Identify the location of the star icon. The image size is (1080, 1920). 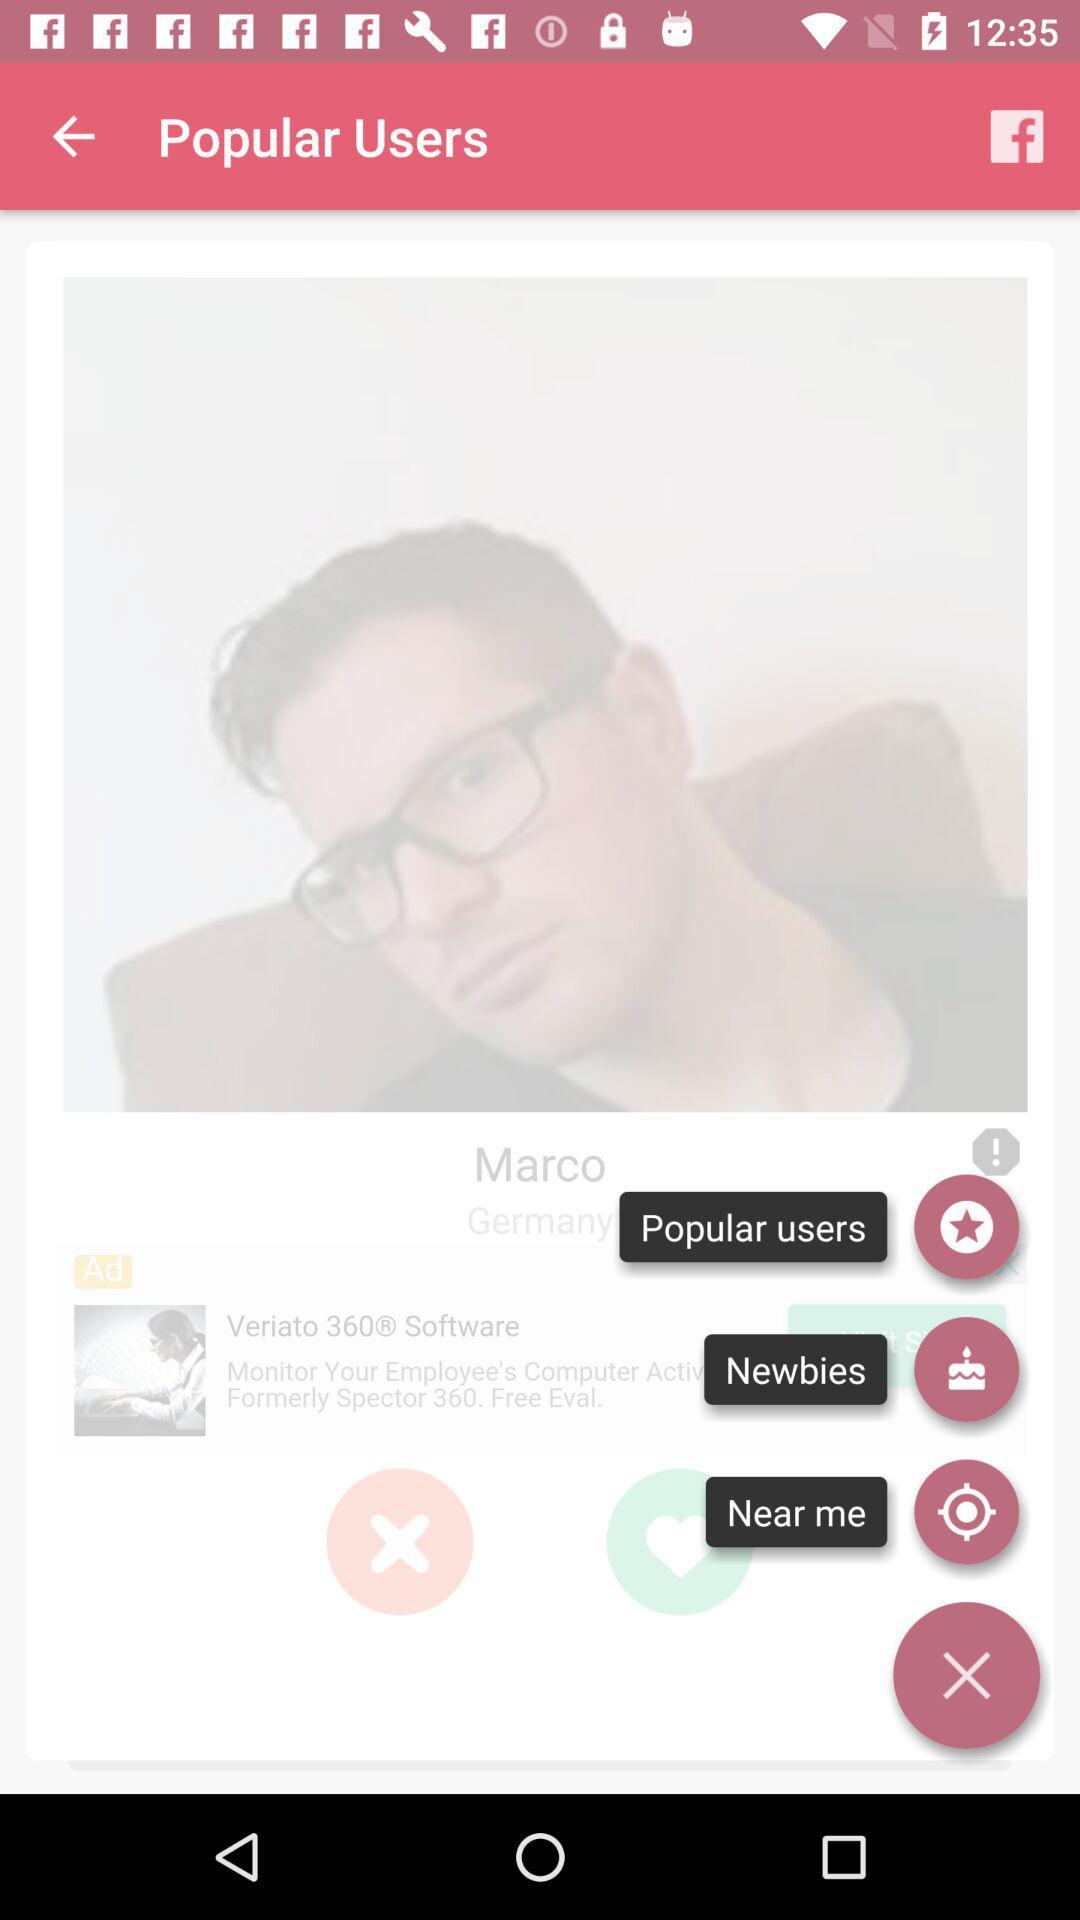
(965, 1226).